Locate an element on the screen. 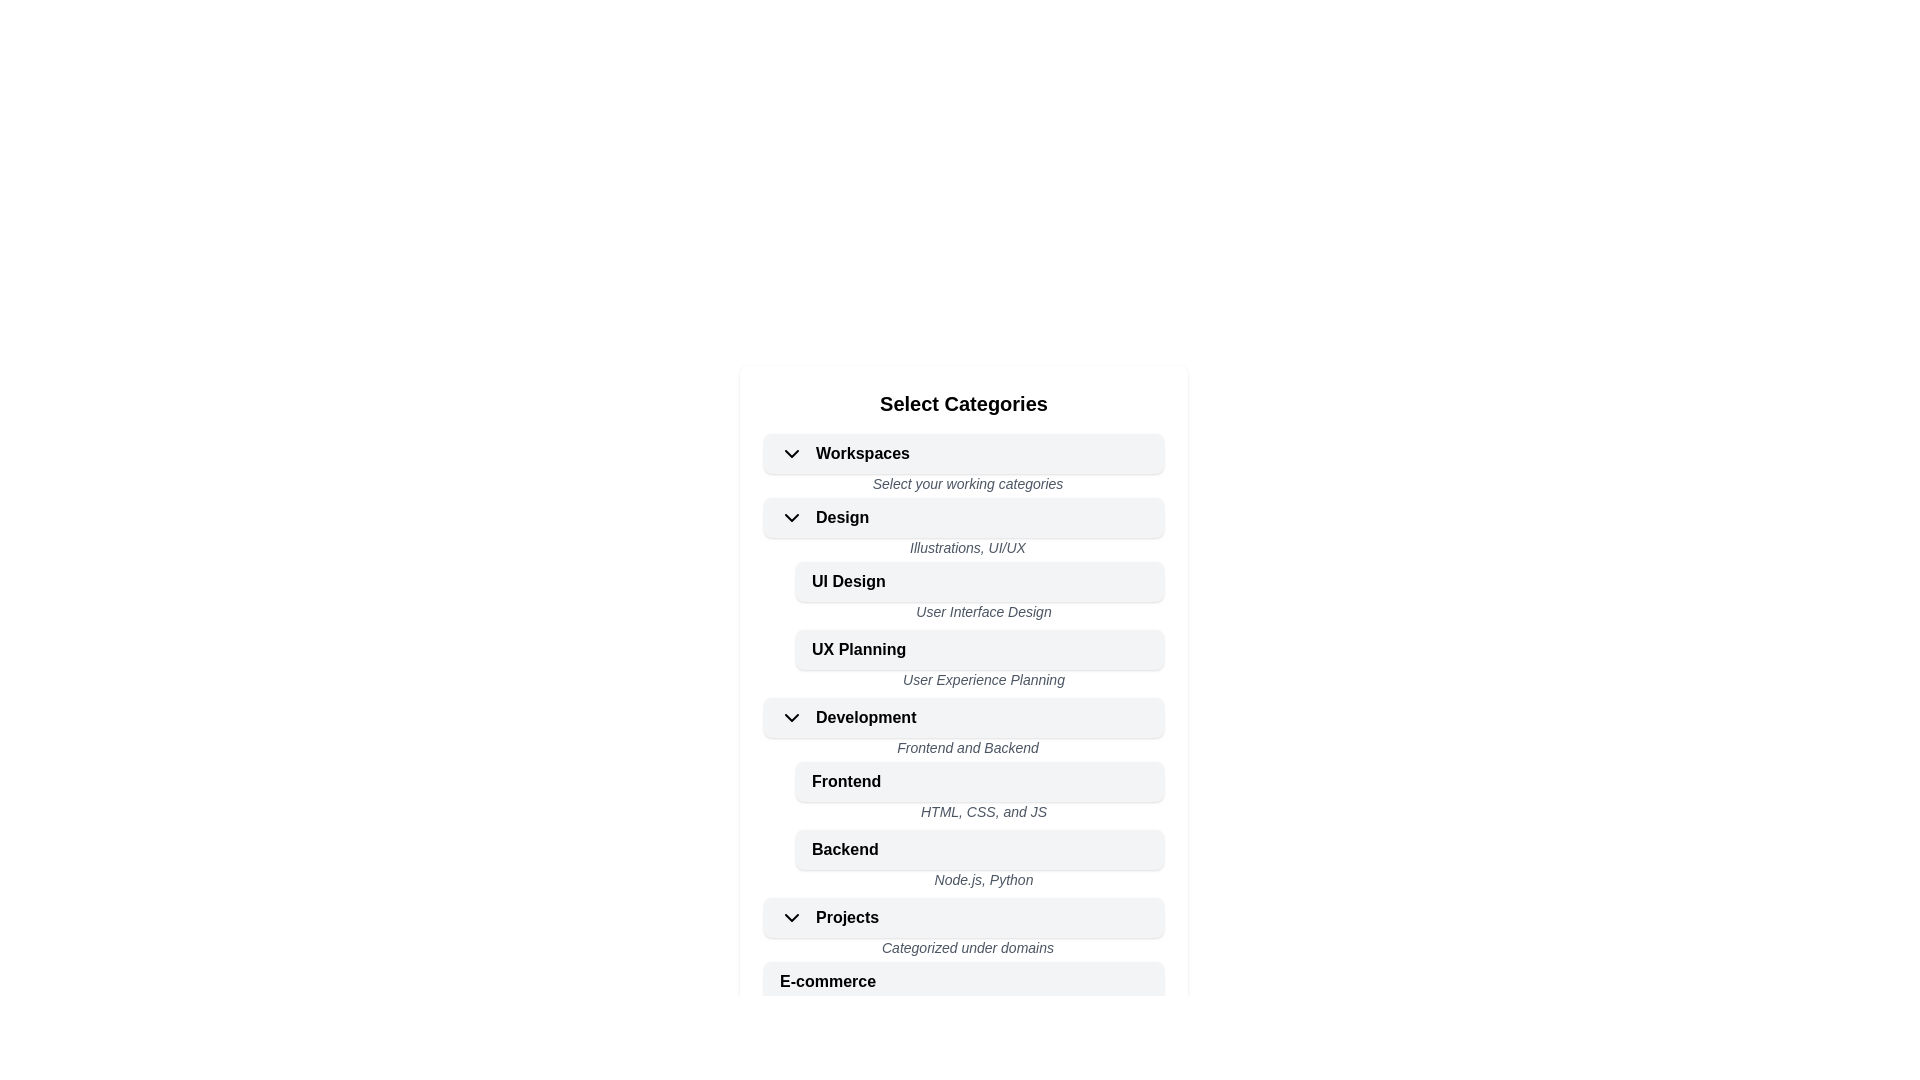 The height and width of the screenshot is (1080, 1920). the downward-pointing arrow icon, which is a thin stroke chevron associated with the 'Projects' section is located at coordinates (791, 918).